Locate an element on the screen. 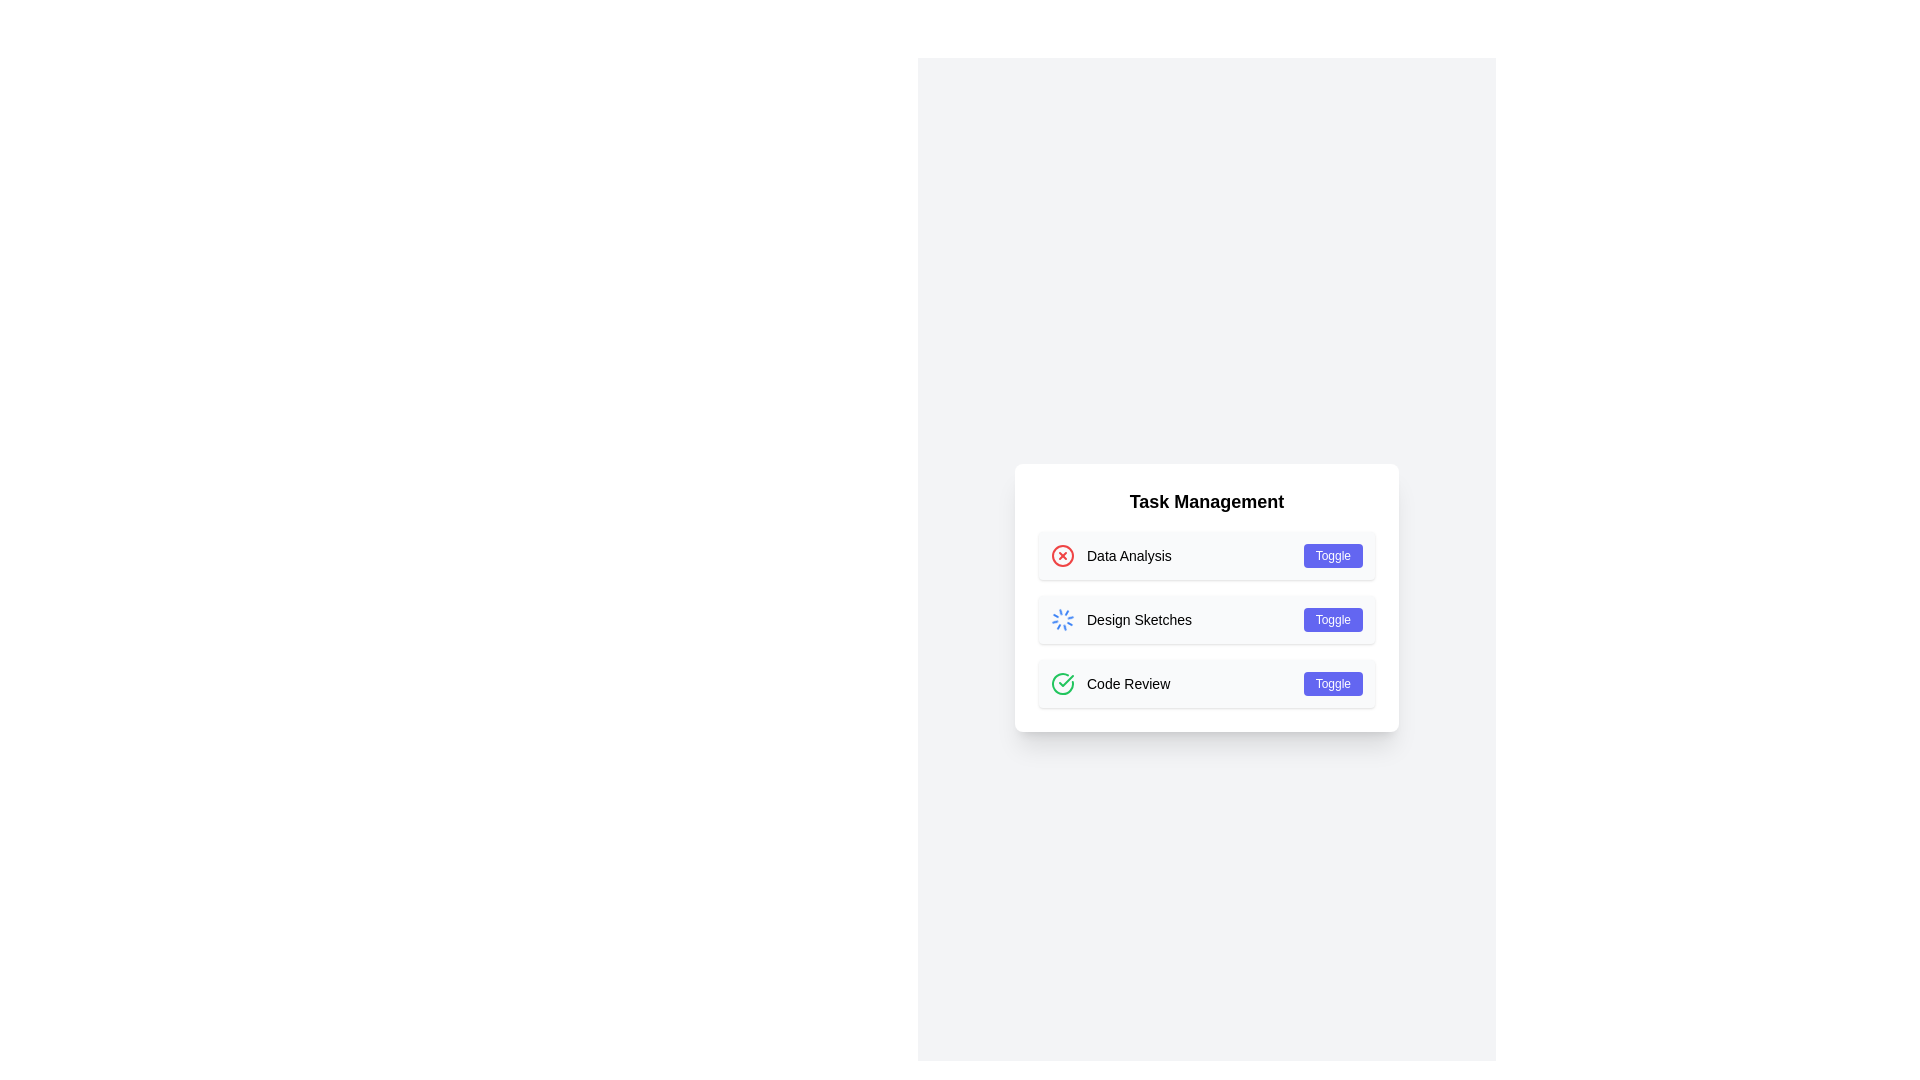 The width and height of the screenshot is (1920, 1080). the button-like icon representing a close/delete action is located at coordinates (1061, 555).